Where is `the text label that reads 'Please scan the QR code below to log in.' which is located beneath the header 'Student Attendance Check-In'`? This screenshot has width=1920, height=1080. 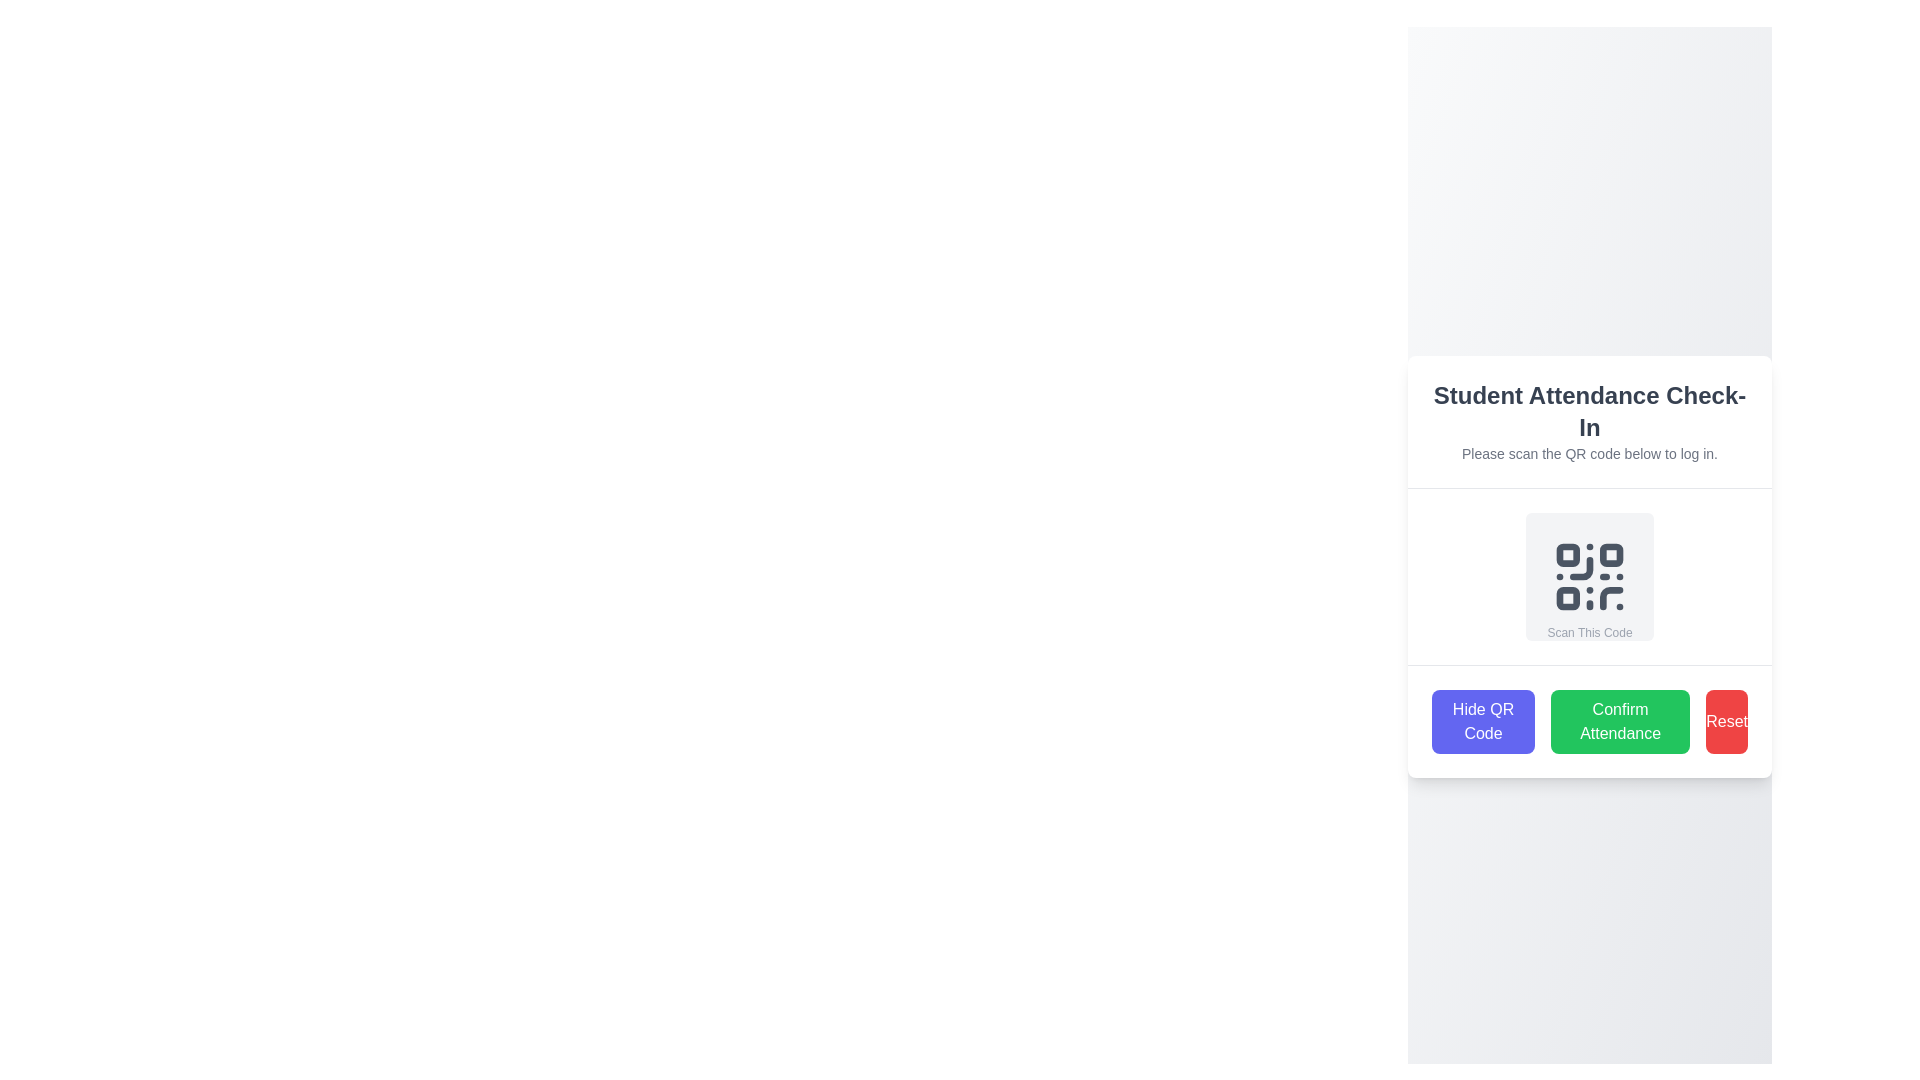 the text label that reads 'Please scan the QR code below to log in.' which is located beneath the header 'Student Attendance Check-In' is located at coordinates (1588, 454).